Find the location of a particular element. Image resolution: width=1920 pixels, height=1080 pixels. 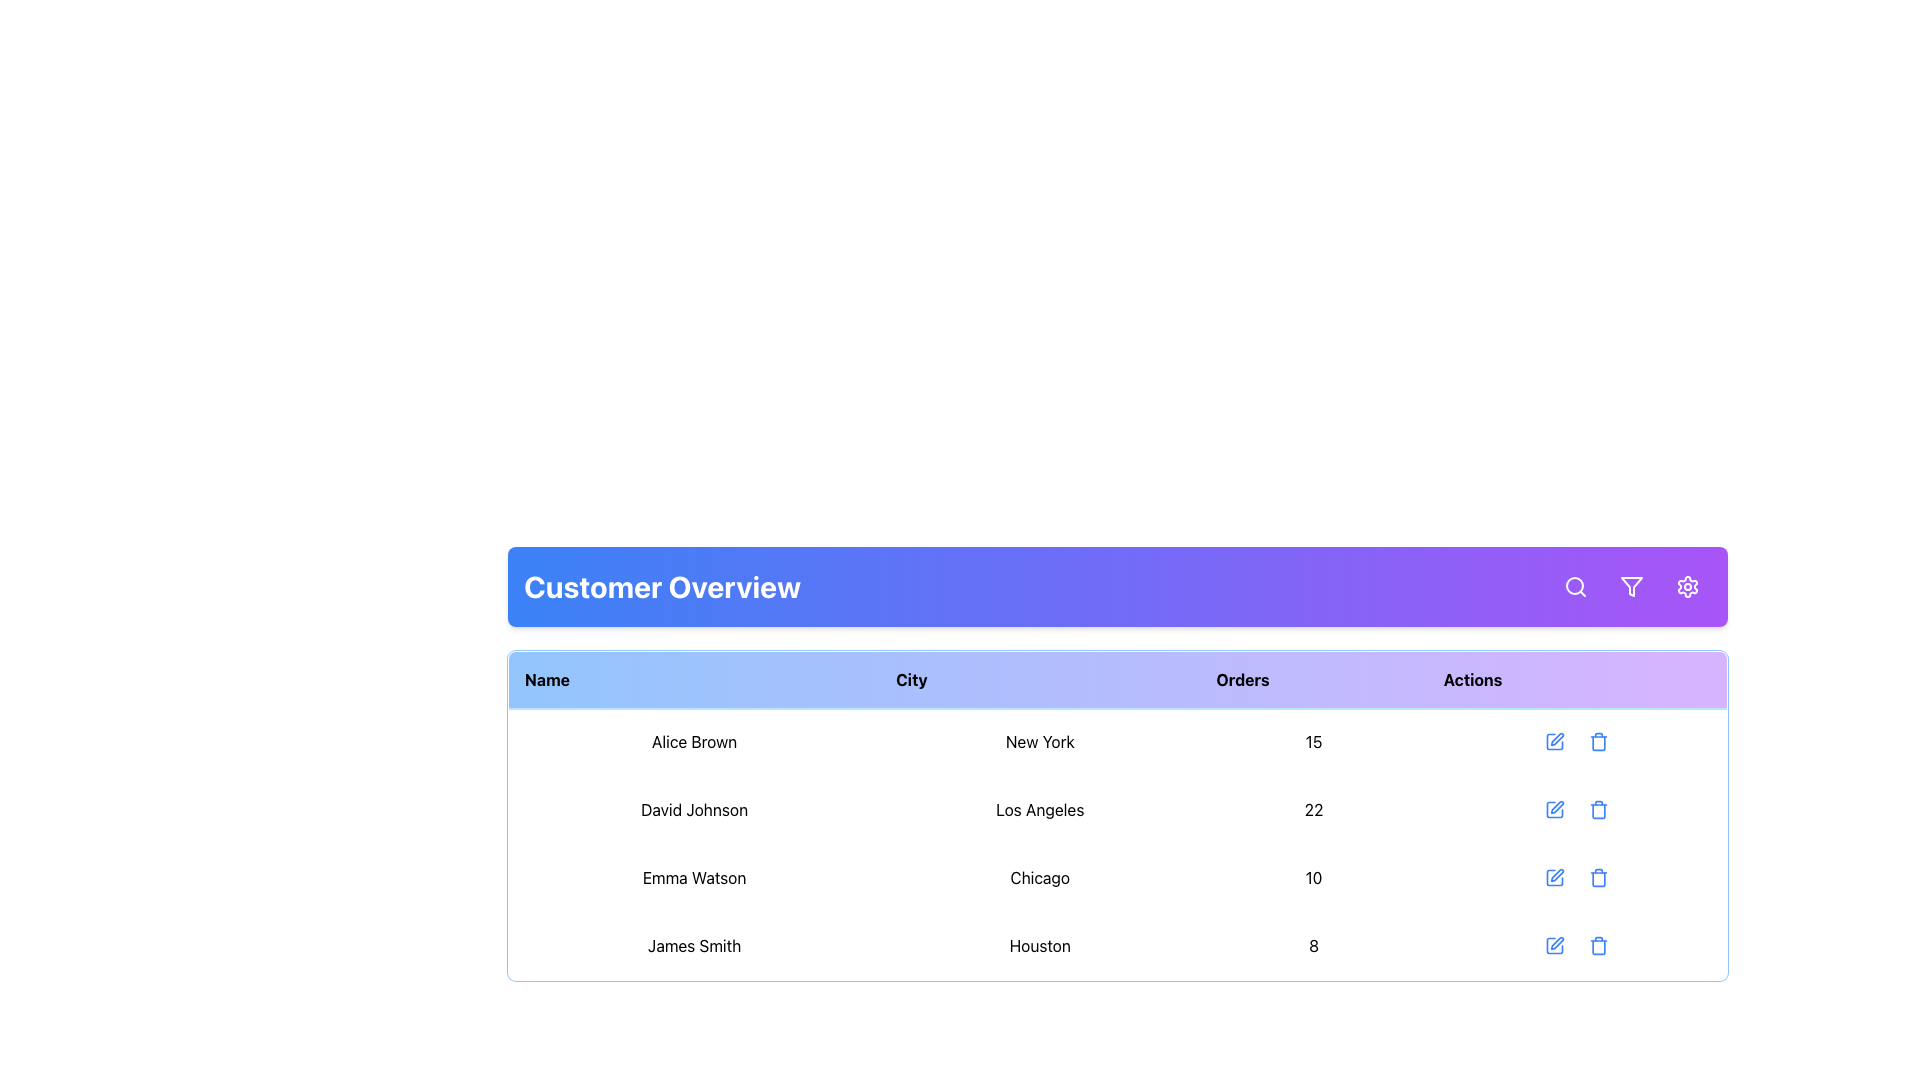

the delete button located at the far right of the actions column in the last row of the table is located at coordinates (1597, 945).